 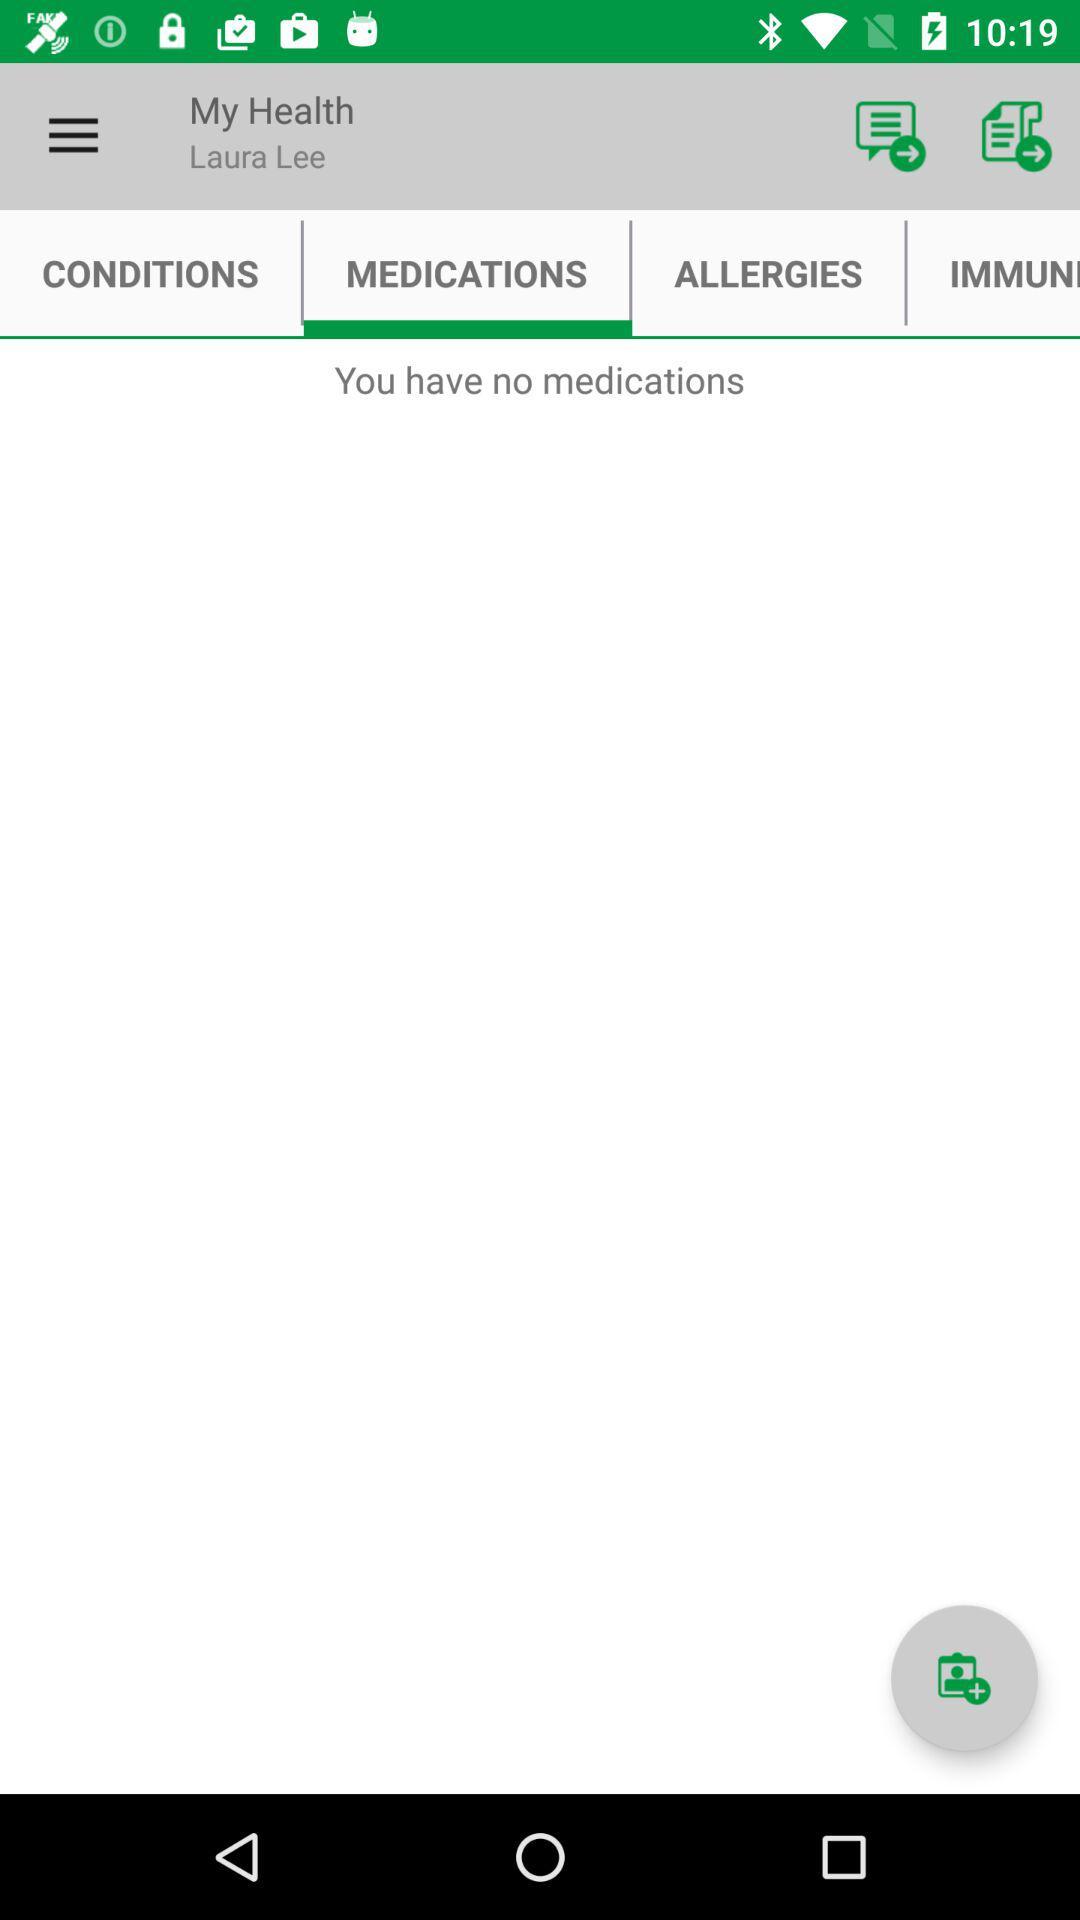 What do you see at coordinates (963, 1678) in the screenshot?
I see `item at the bottom right corner` at bounding box center [963, 1678].